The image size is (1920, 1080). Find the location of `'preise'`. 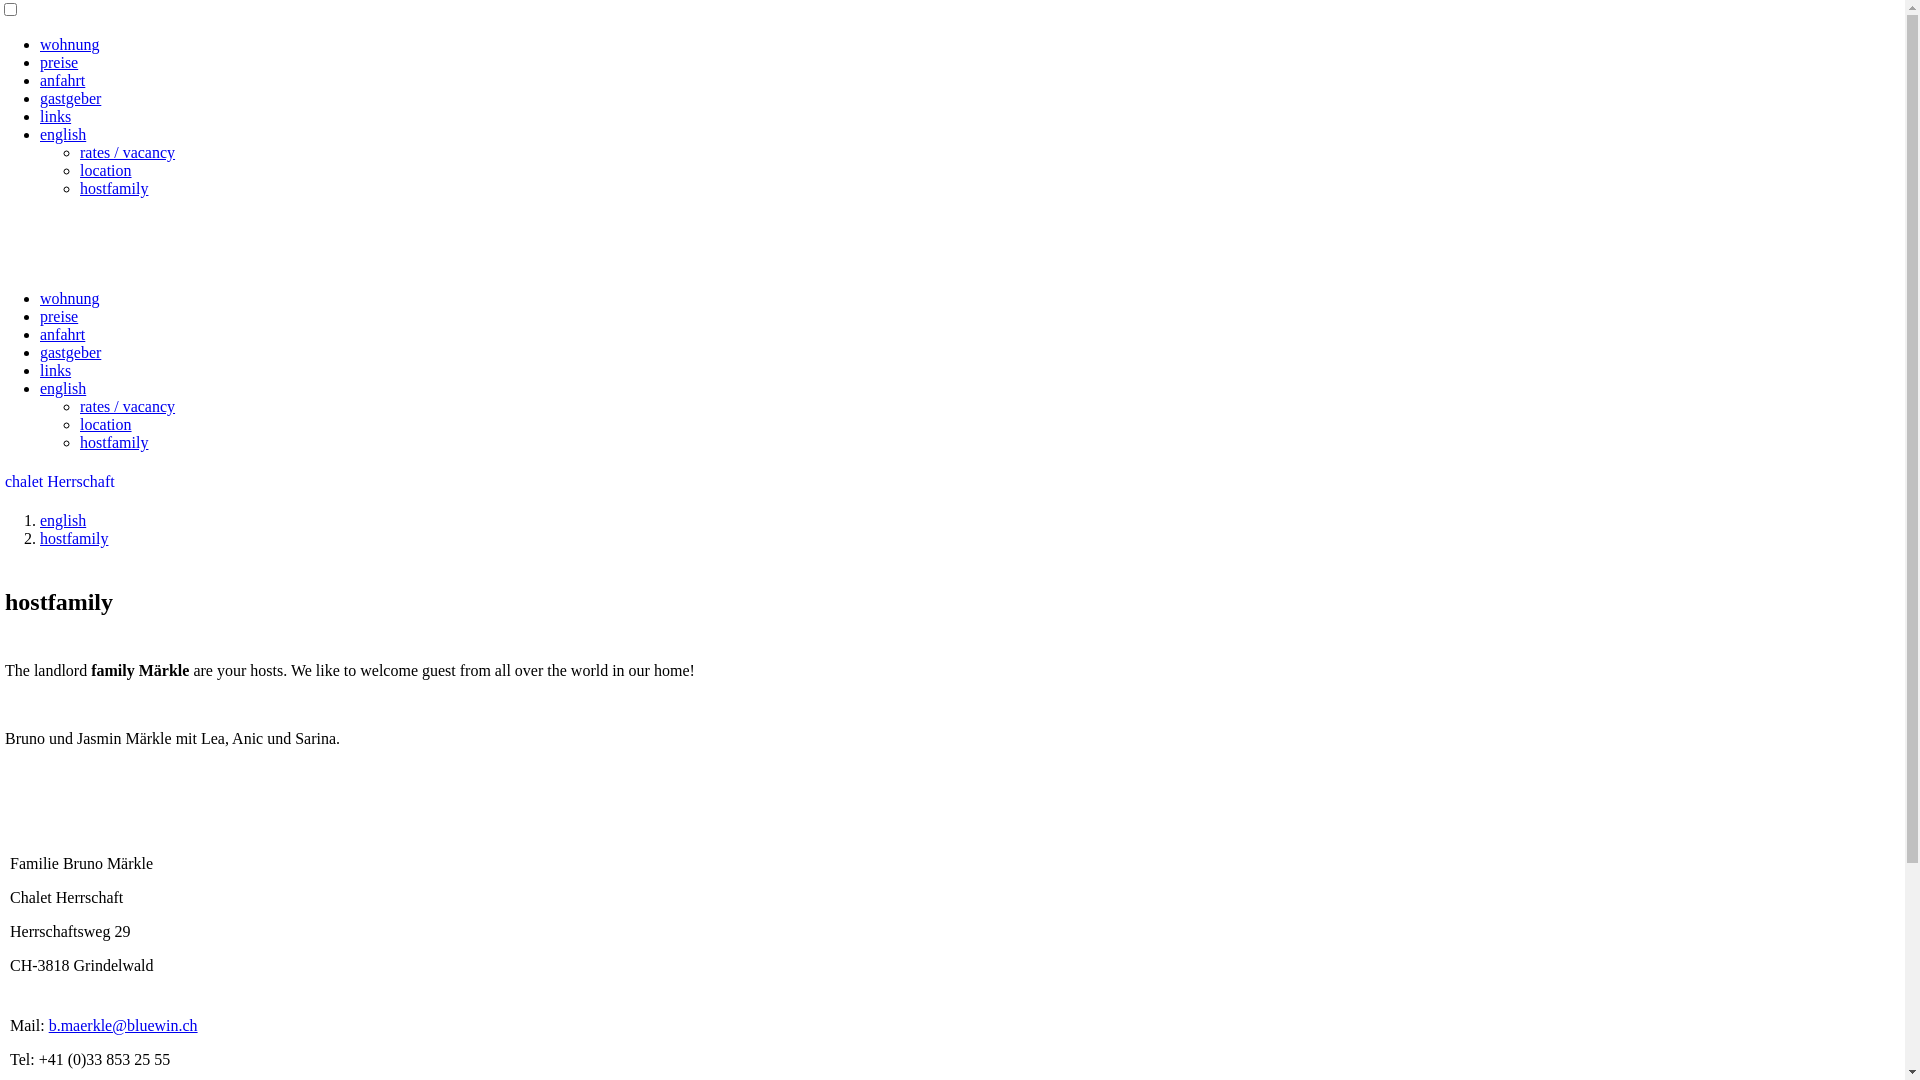

'preise' is located at coordinates (58, 61).